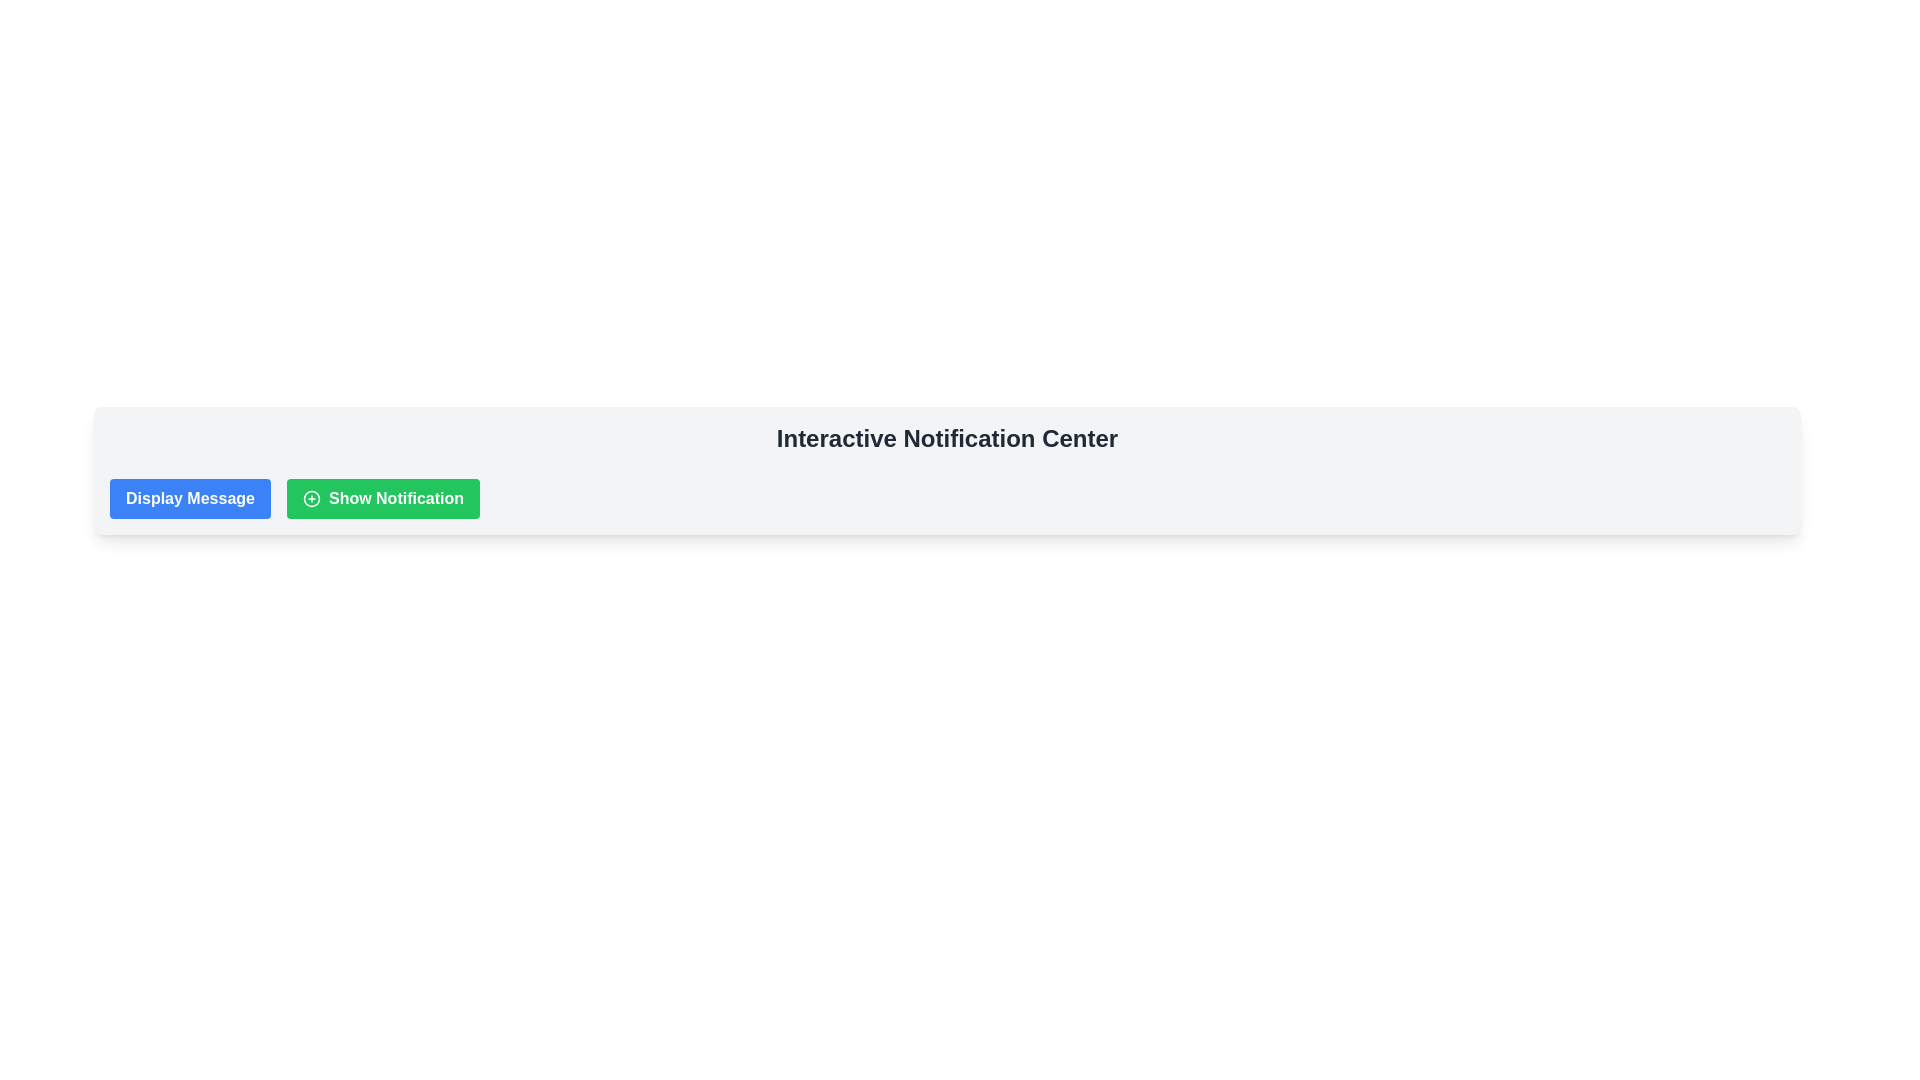 This screenshot has height=1080, width=1920. I want to click on the green button labeled 'Show Notification' which features white bold text and a plus sign icon for interactive effects, so click(383, 497).